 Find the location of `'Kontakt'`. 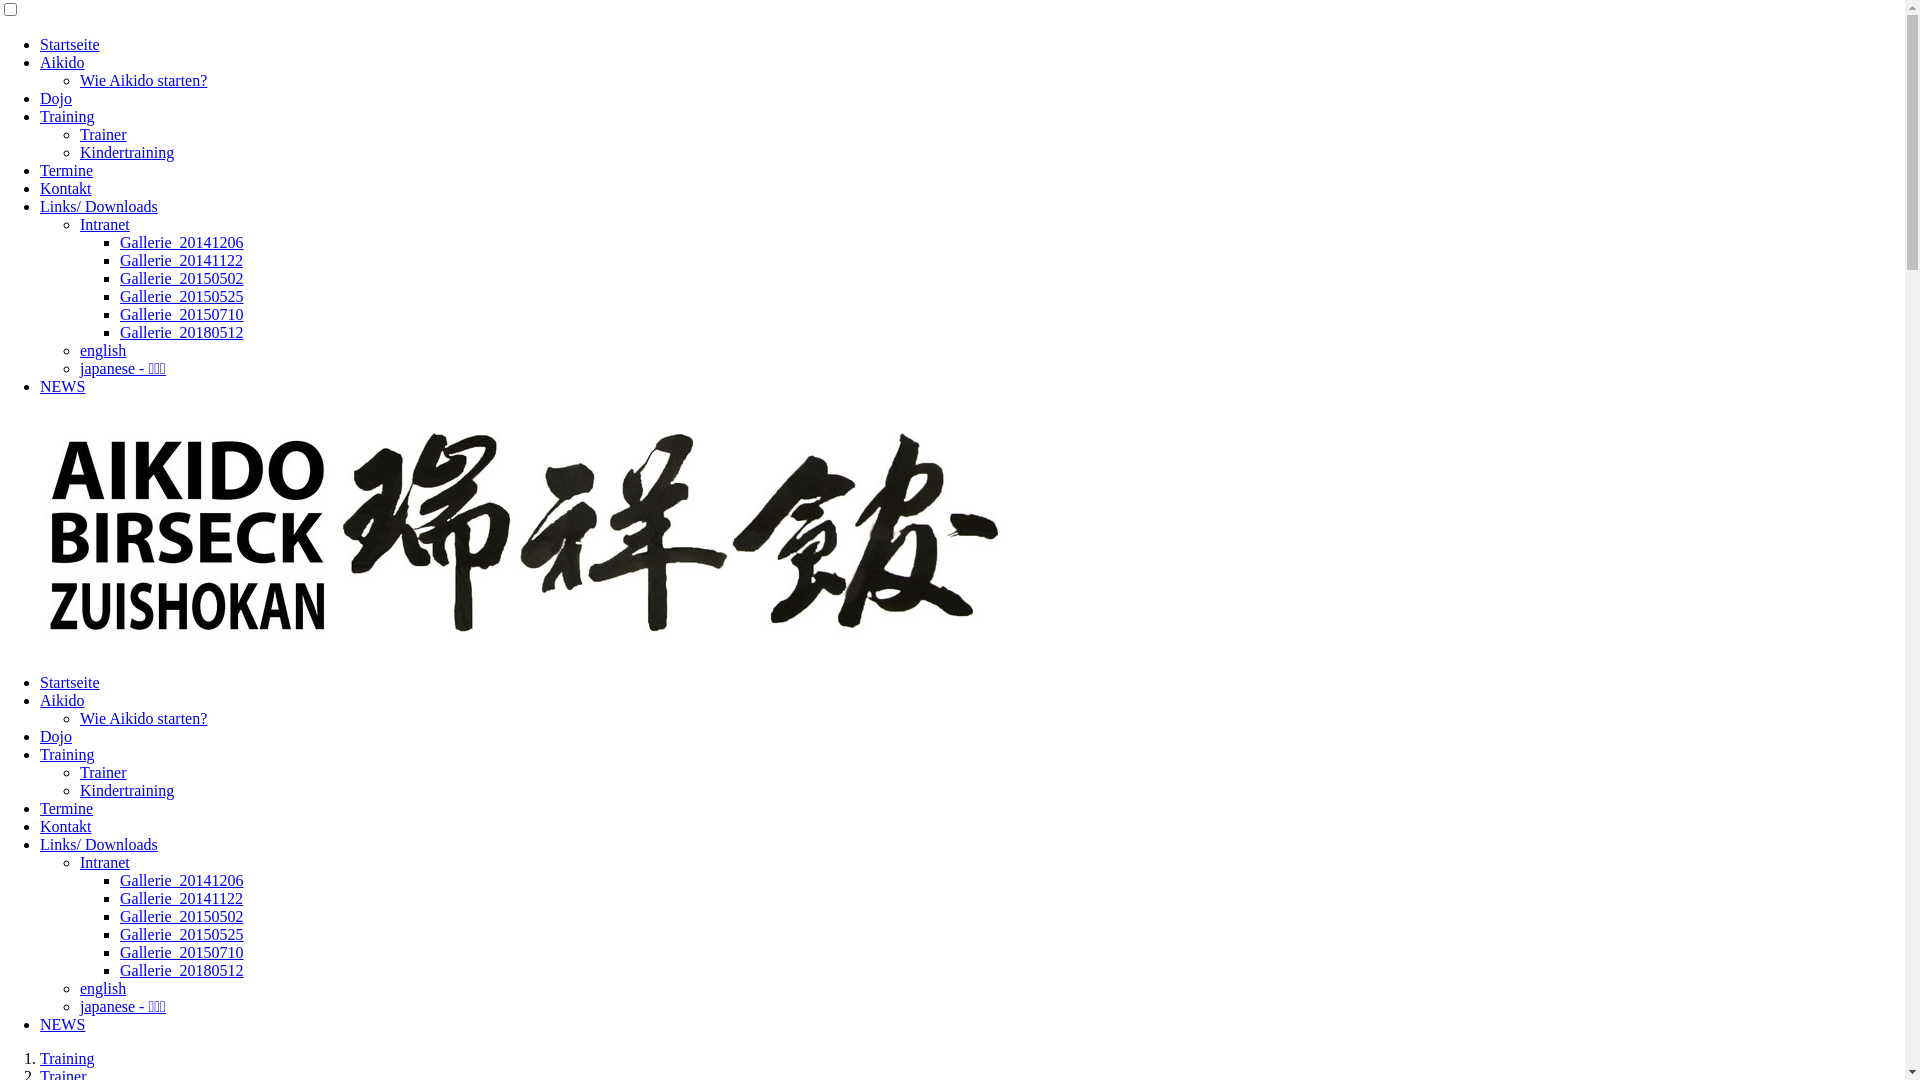

'Kontakt' is located at coordinates (39, 826).